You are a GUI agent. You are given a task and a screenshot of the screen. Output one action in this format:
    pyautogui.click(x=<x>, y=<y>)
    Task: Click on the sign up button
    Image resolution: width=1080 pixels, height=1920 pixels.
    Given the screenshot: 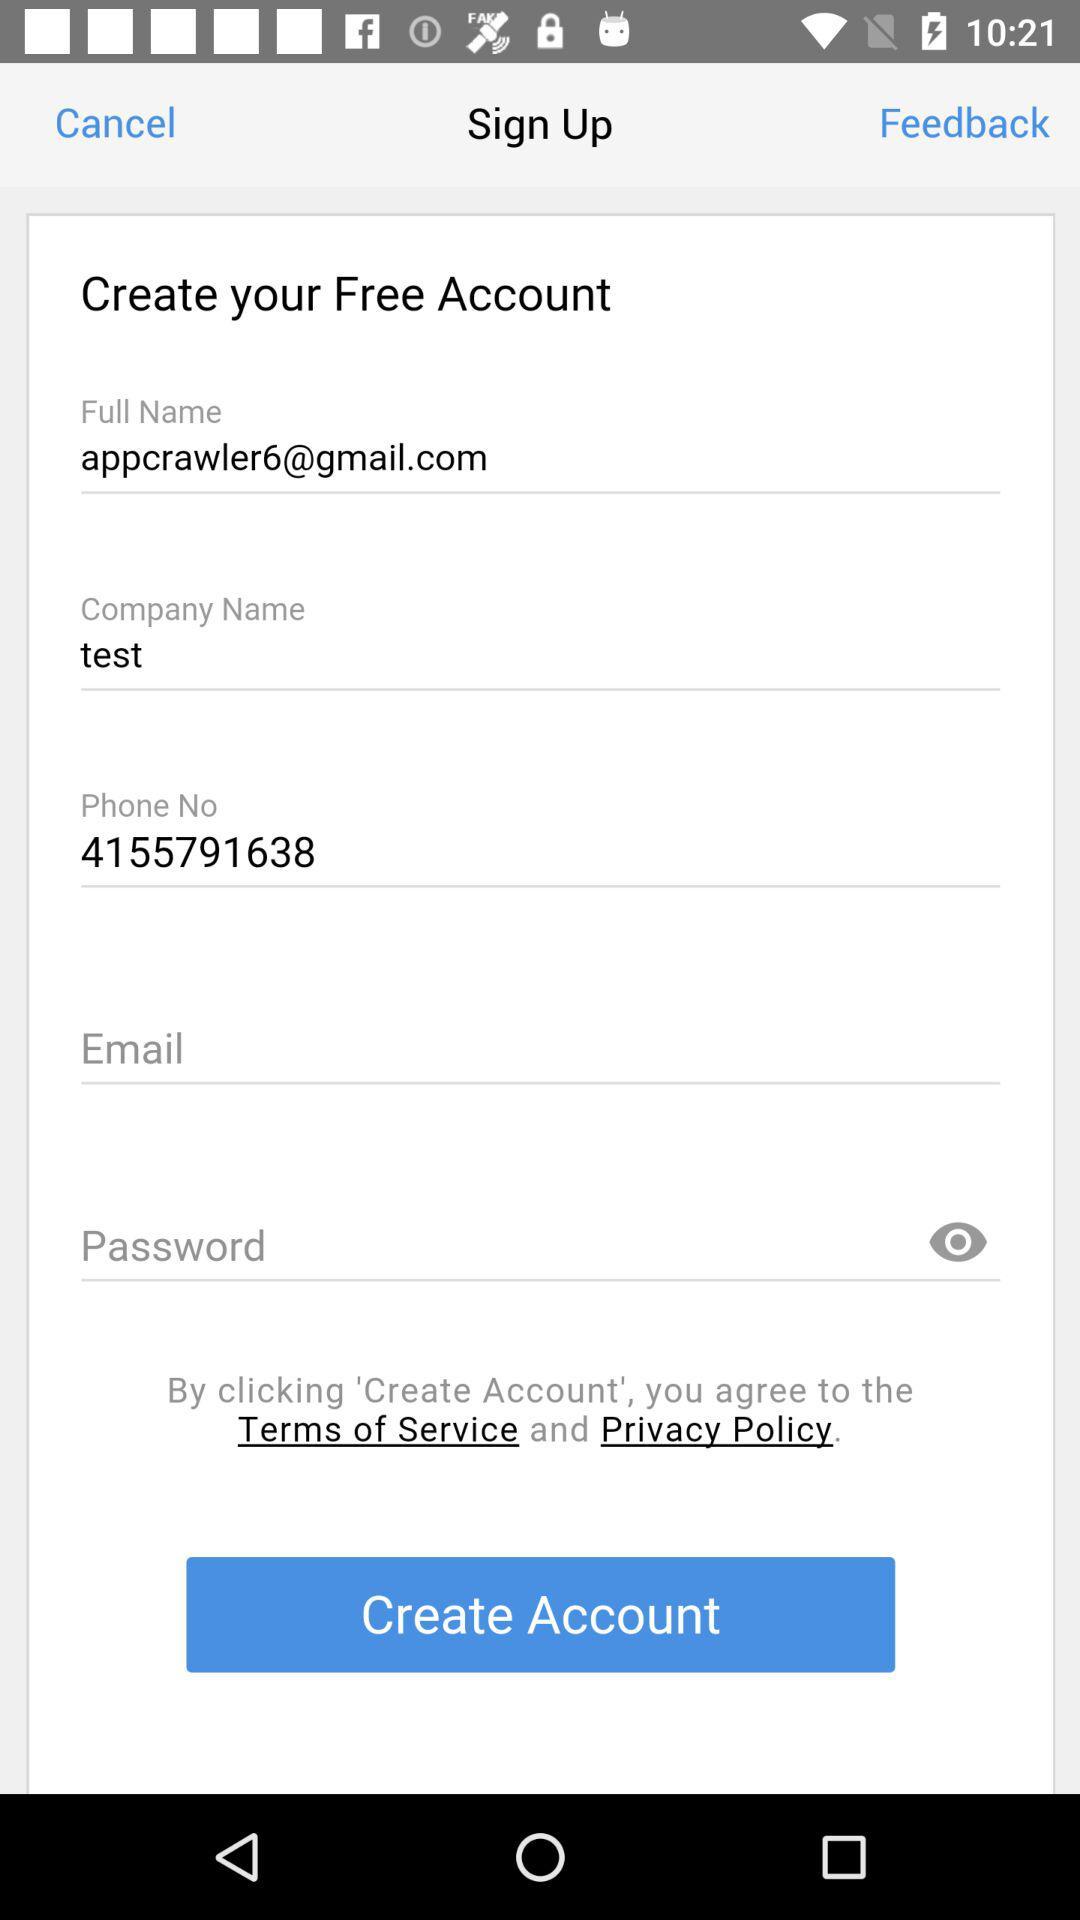 What is the action you would take?
    pyautogui.click(x=540, y=990)
    